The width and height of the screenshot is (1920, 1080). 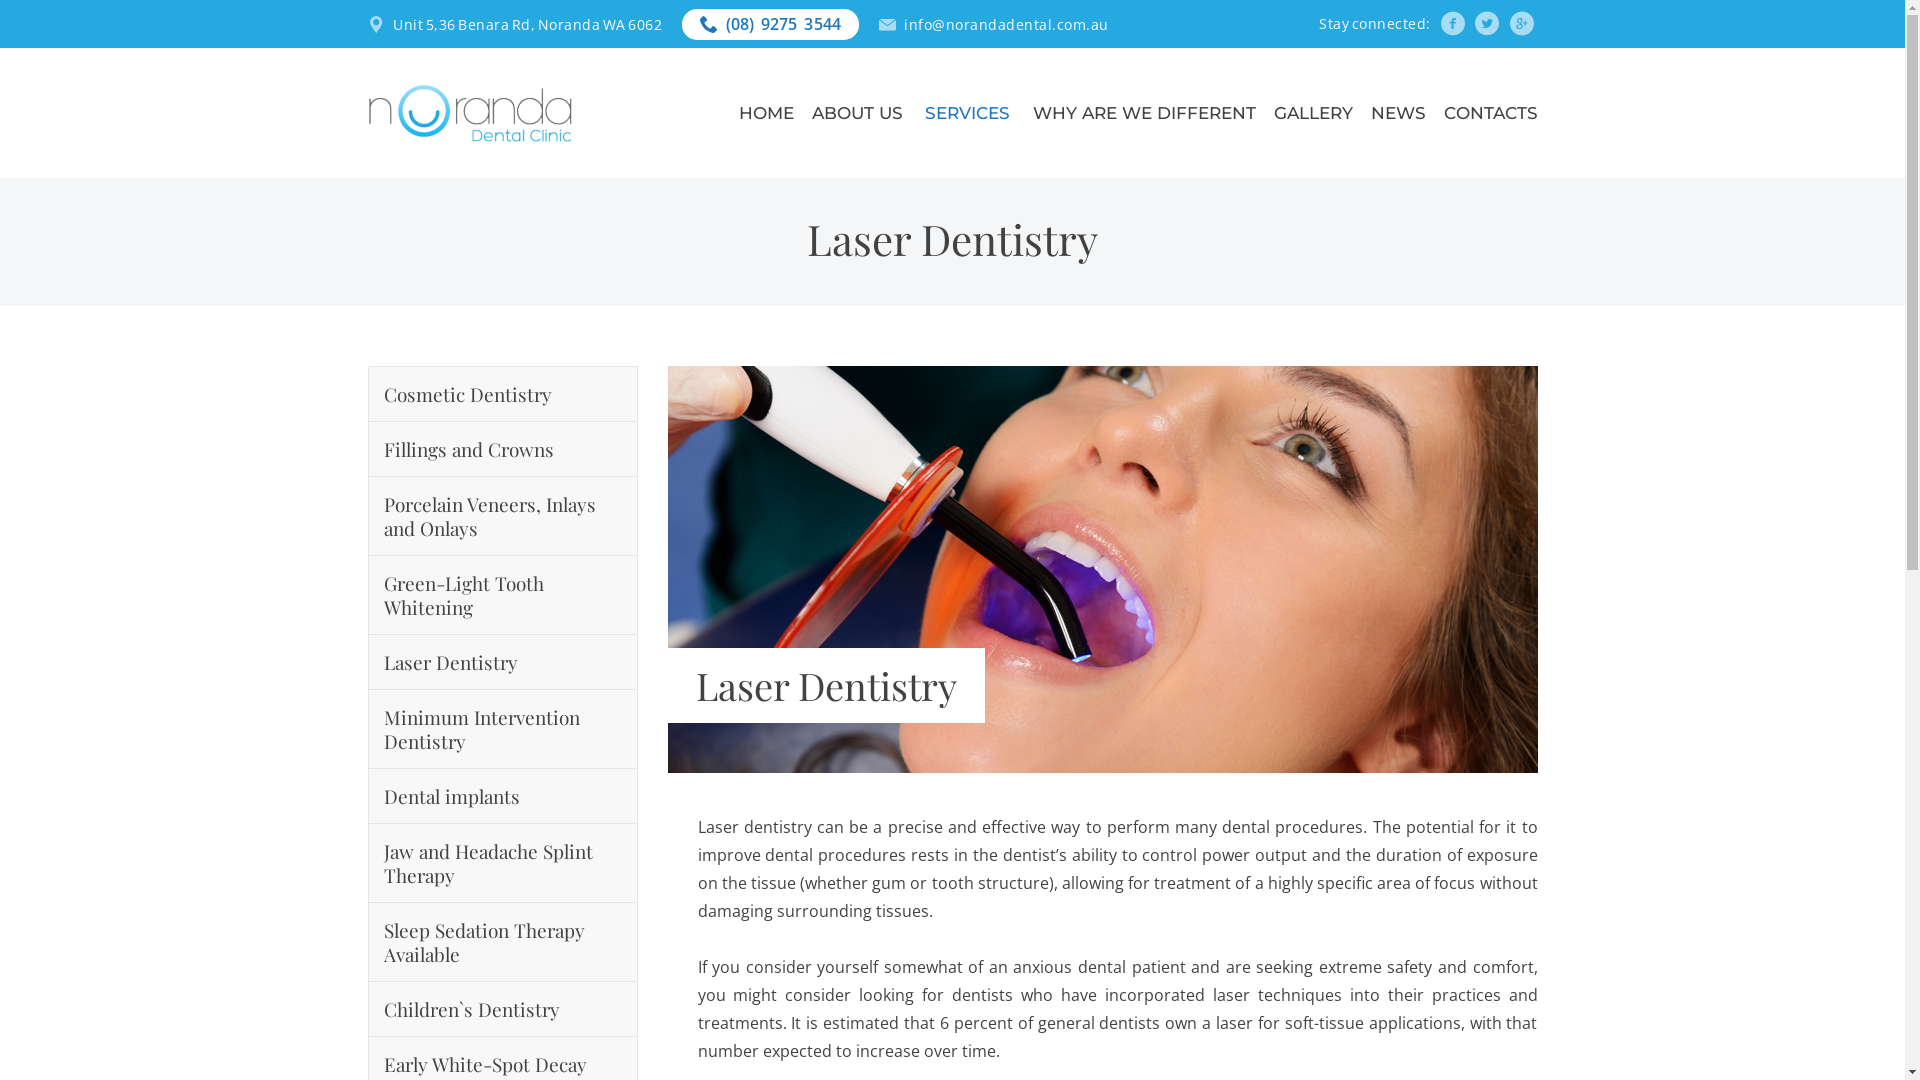 I want to click on 'Laser Dentistry', so click(x=502, y=662).